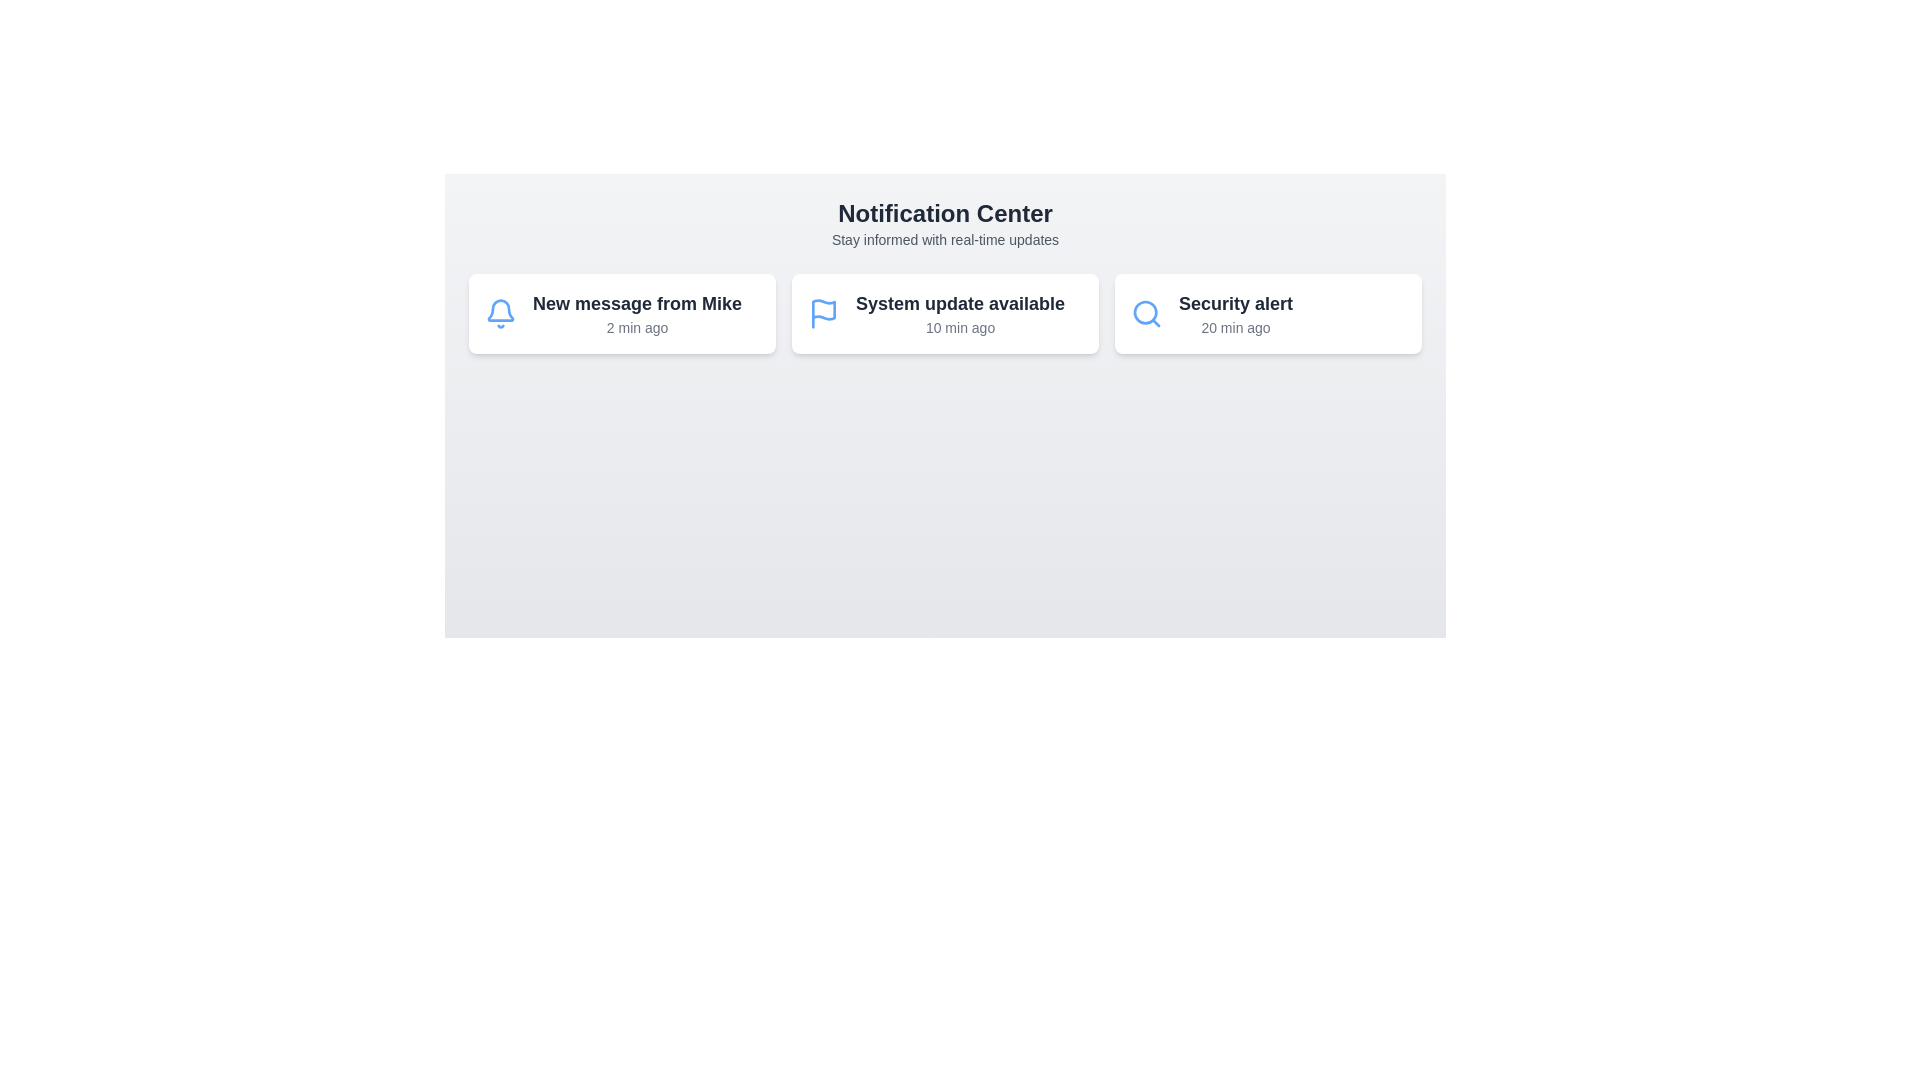 This screenshot has width=1920, height=1080. I want to click on the bell-shaped notification icon located on the left side of the first card in the notification center, next to the text 'New message from Mike' and '2 min ago', so click(500, 313).